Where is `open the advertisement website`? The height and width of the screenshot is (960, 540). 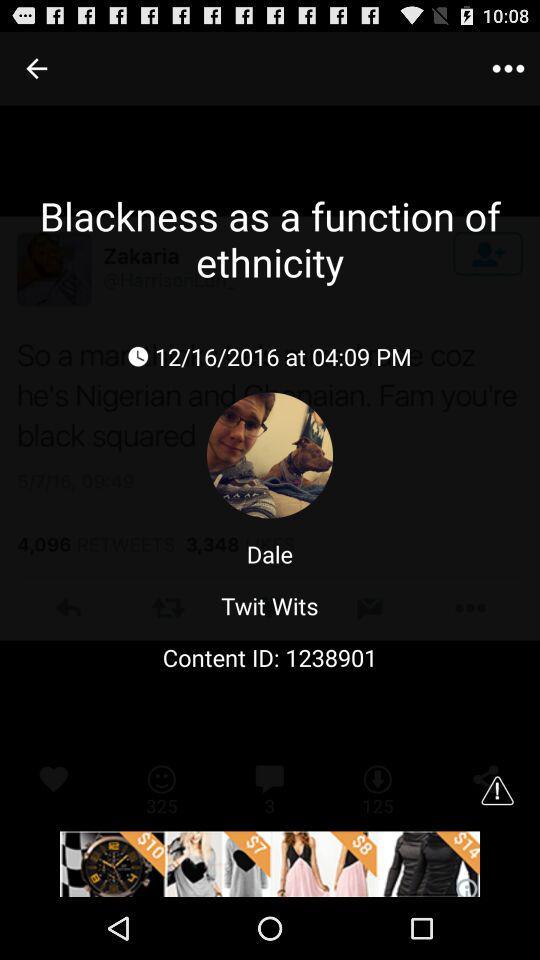
open the advertisement website is located at coordinates (270, 863).